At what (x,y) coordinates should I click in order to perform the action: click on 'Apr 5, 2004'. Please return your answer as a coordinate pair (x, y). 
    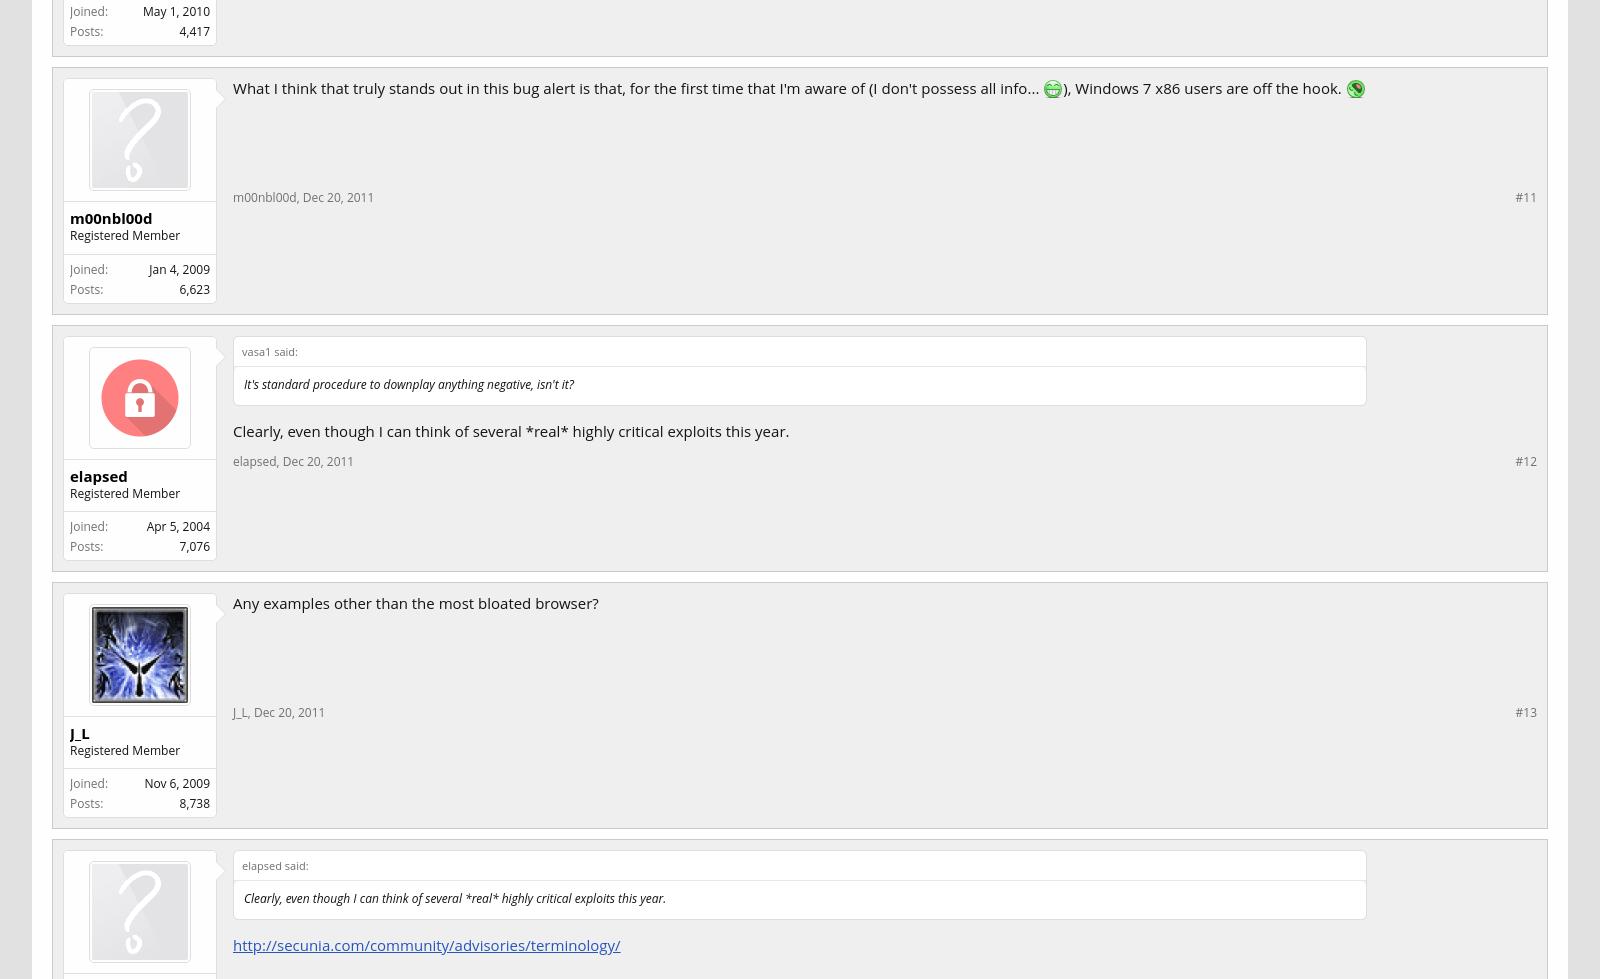
    Looking at the image, I should click on (177, 524).